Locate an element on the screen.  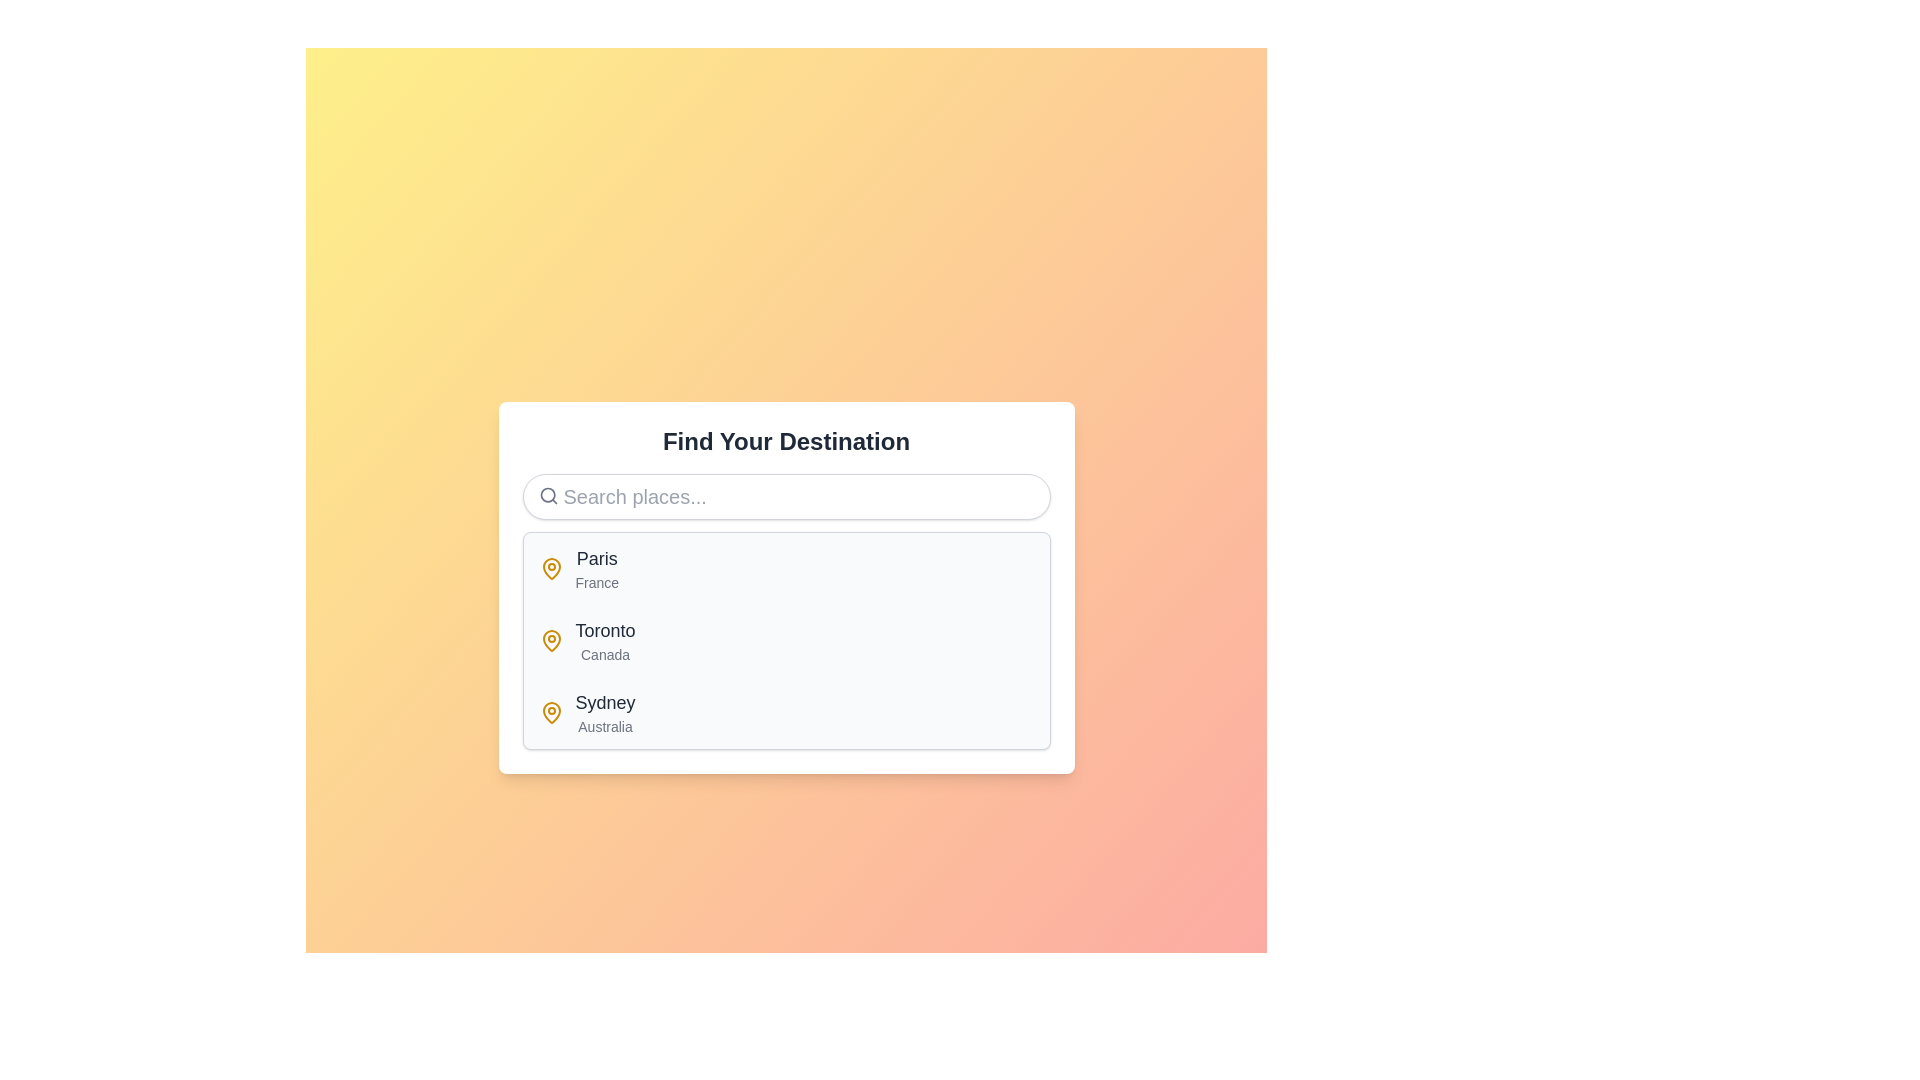
the 'Toronto, Canada' list item is located at coordinates (785, 640).